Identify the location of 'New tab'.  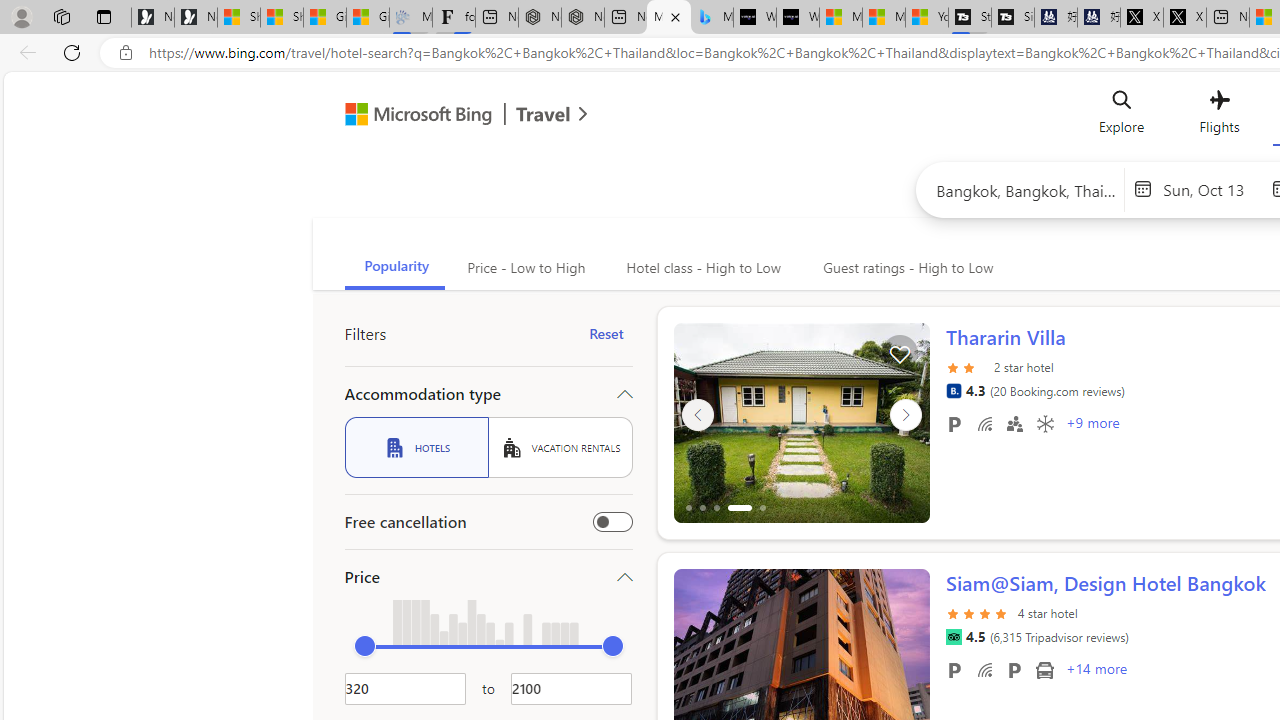
(1227, 17).